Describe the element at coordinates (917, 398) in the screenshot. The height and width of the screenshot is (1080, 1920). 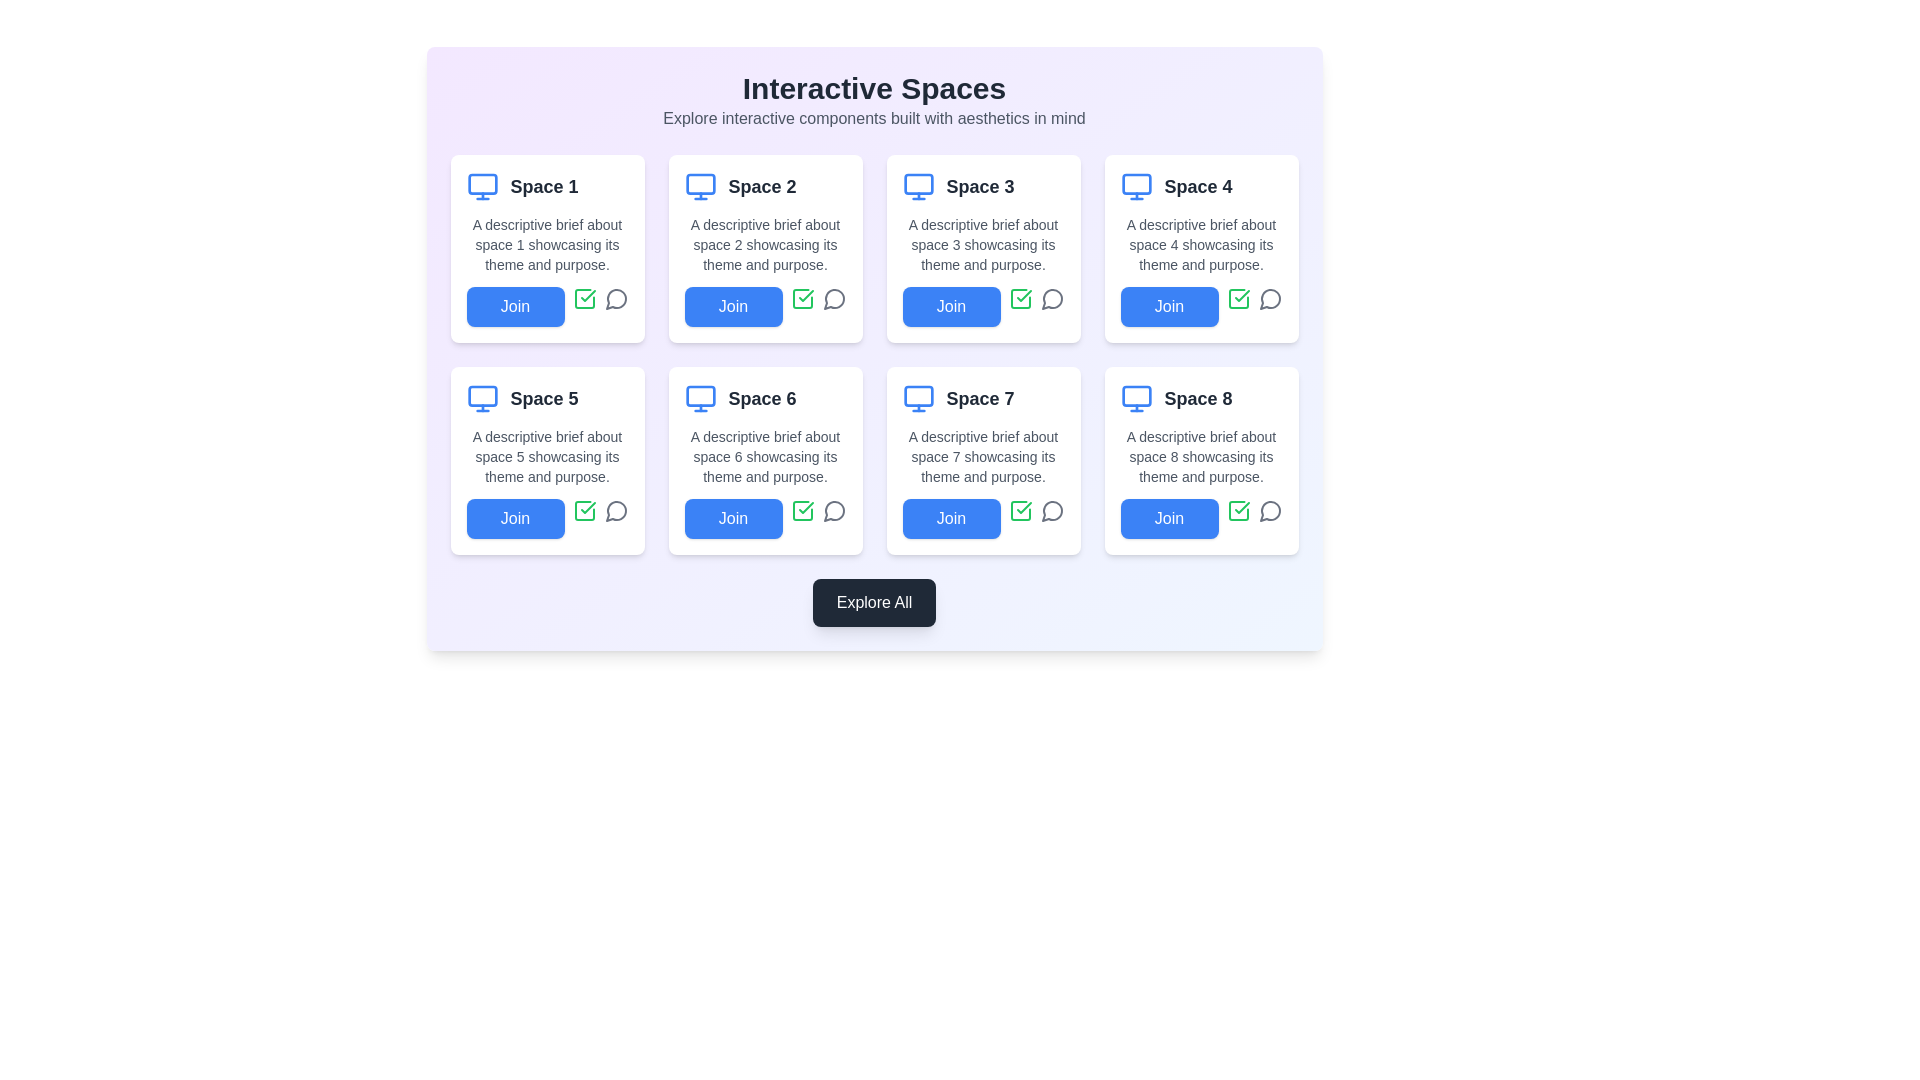
I see `the blue computer monitor icon located above the 'Space 7' text within its card in the second row, third column of the grid layout` at that location.